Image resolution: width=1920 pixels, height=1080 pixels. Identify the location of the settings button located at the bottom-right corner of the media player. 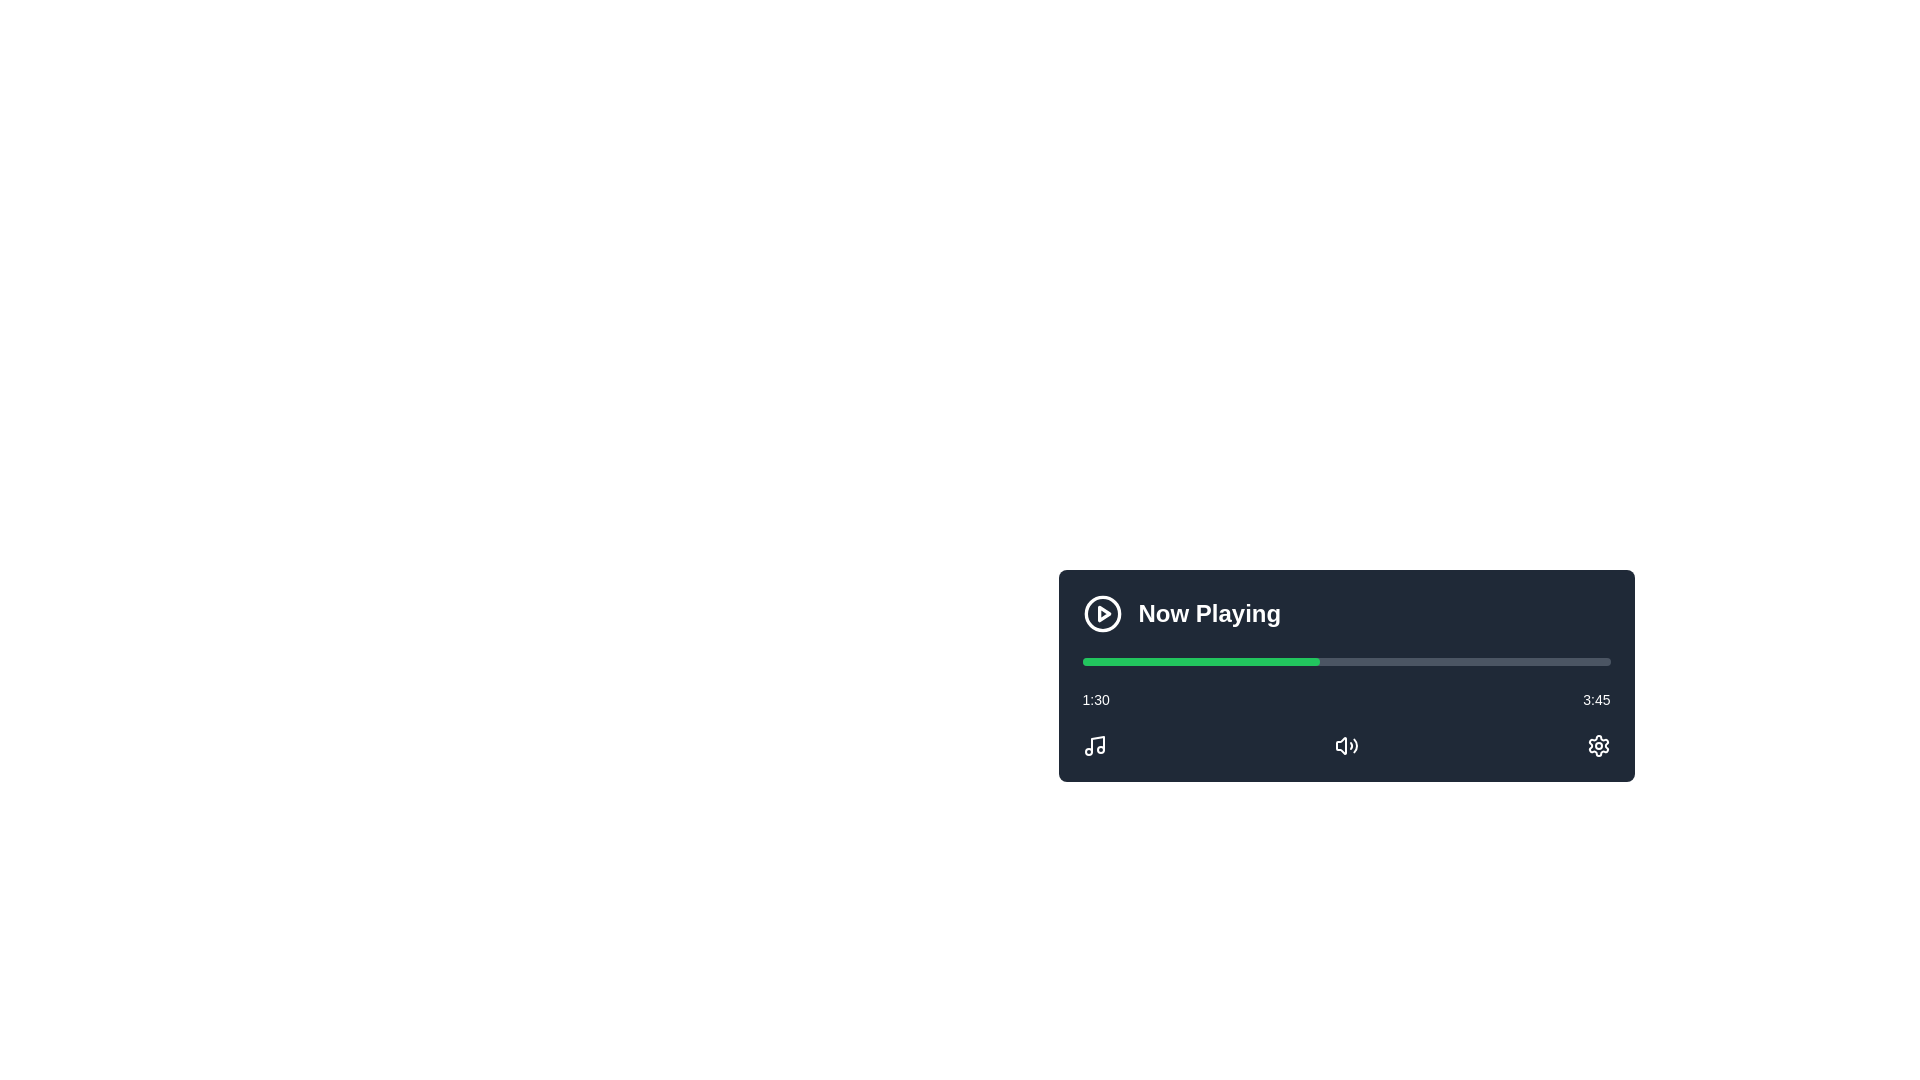
(1597, 745).